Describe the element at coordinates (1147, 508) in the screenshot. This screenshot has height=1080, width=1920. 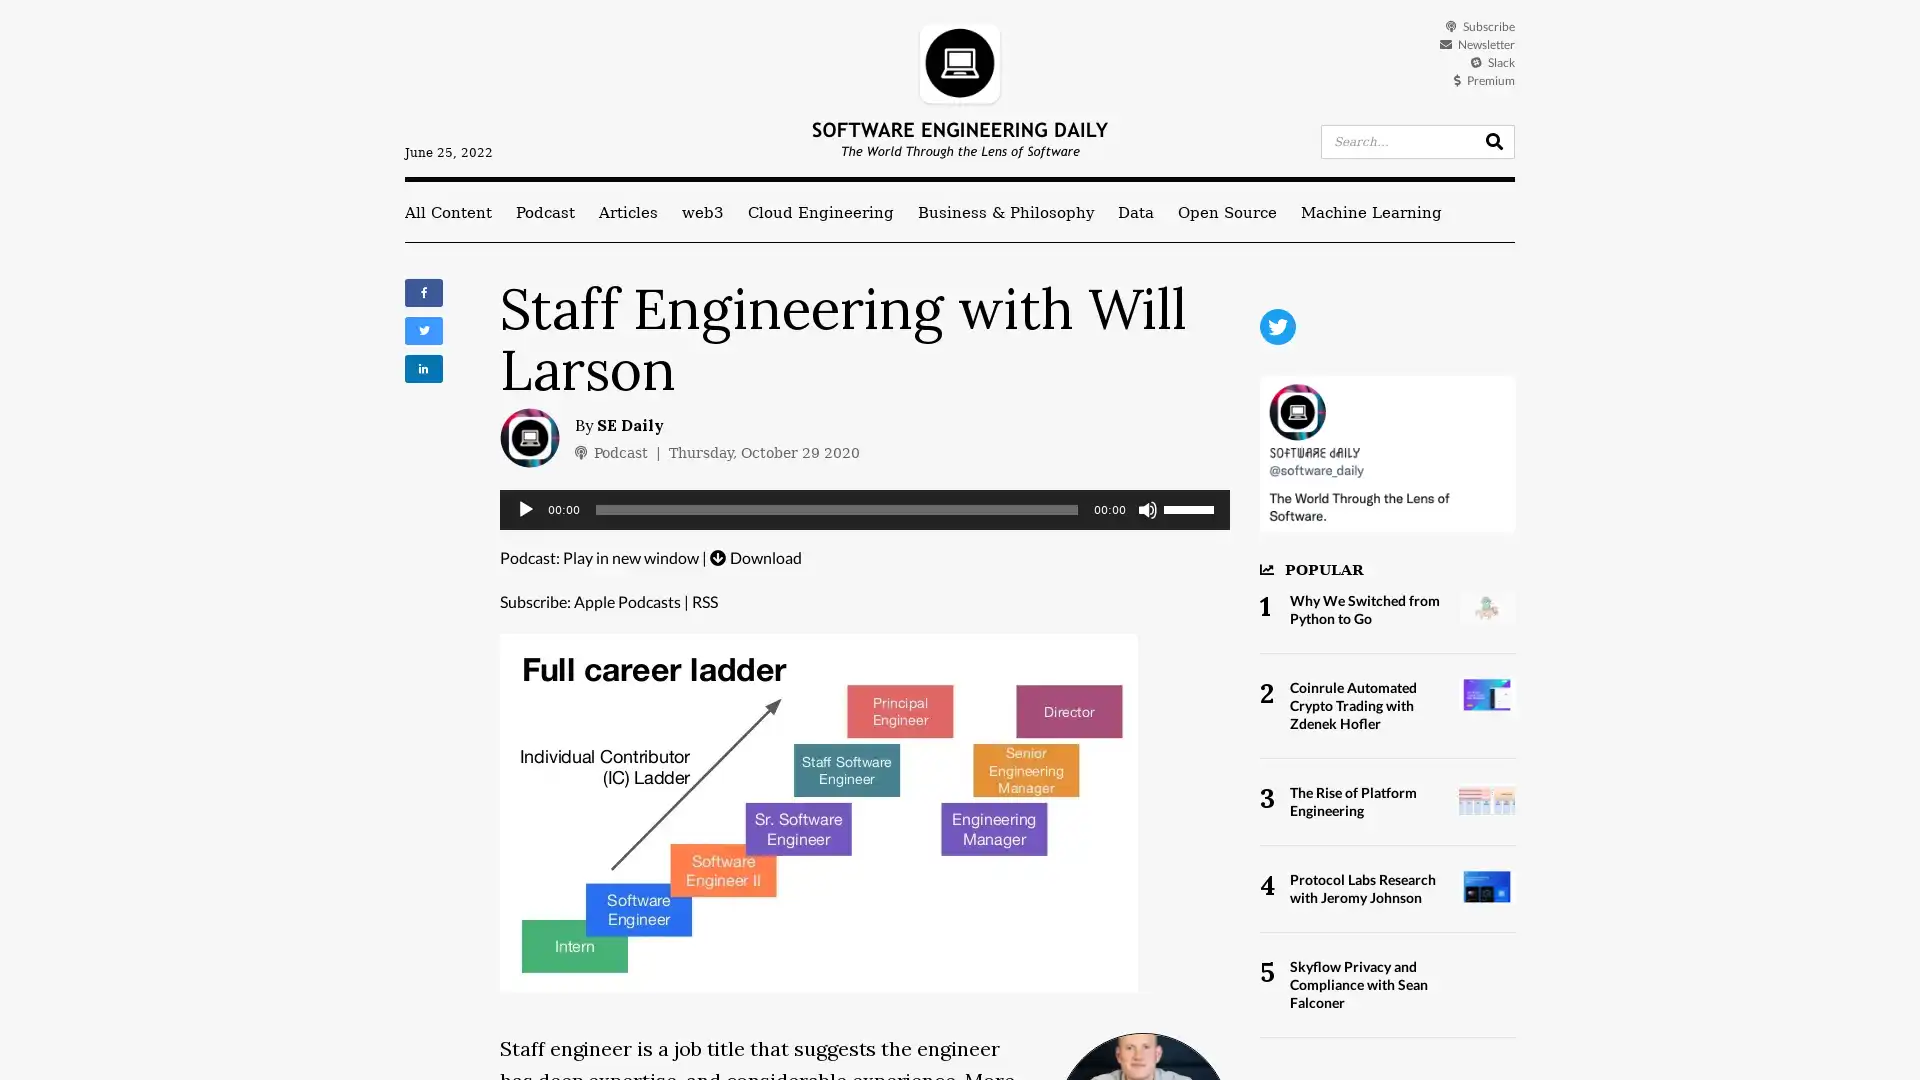
I see `Mute` at that location.